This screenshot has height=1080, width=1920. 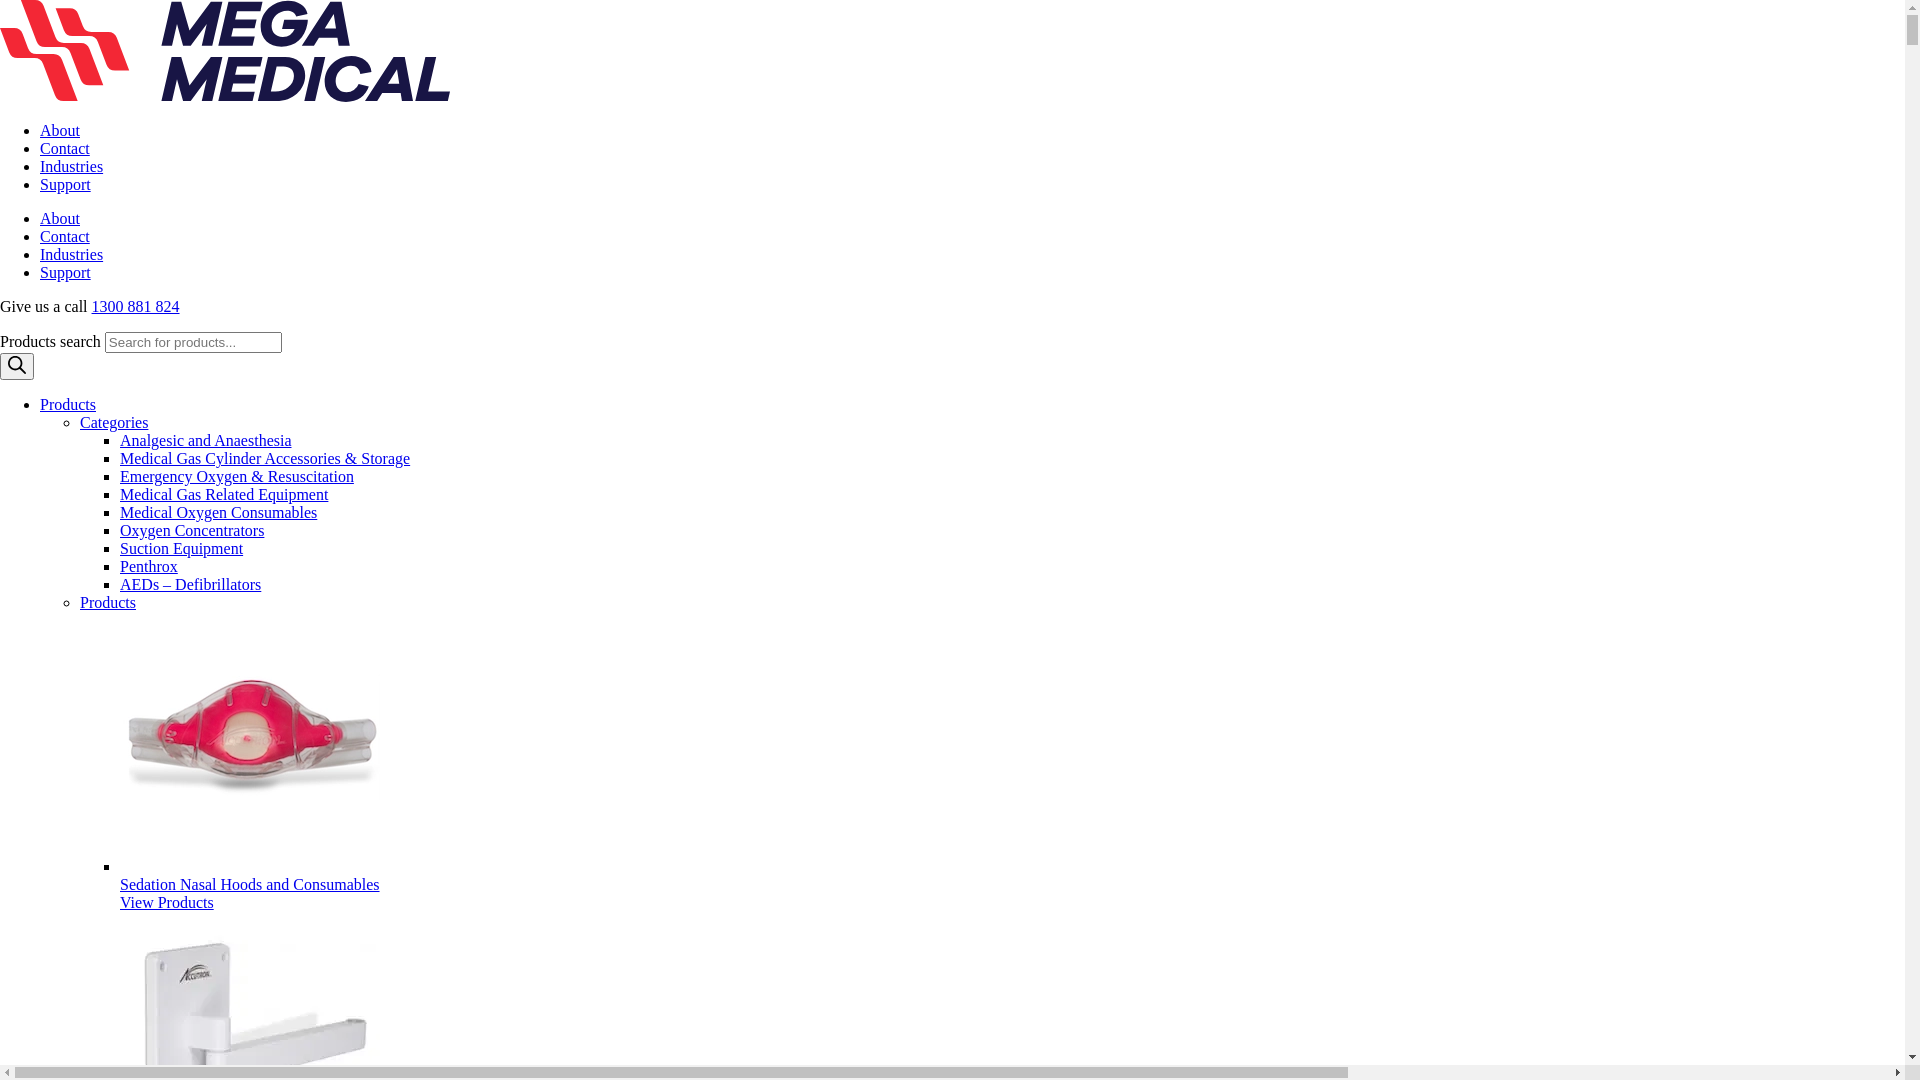 I want to click on 'Sedation Nasal Hoods and Consumables', so click(x=248, y=883).